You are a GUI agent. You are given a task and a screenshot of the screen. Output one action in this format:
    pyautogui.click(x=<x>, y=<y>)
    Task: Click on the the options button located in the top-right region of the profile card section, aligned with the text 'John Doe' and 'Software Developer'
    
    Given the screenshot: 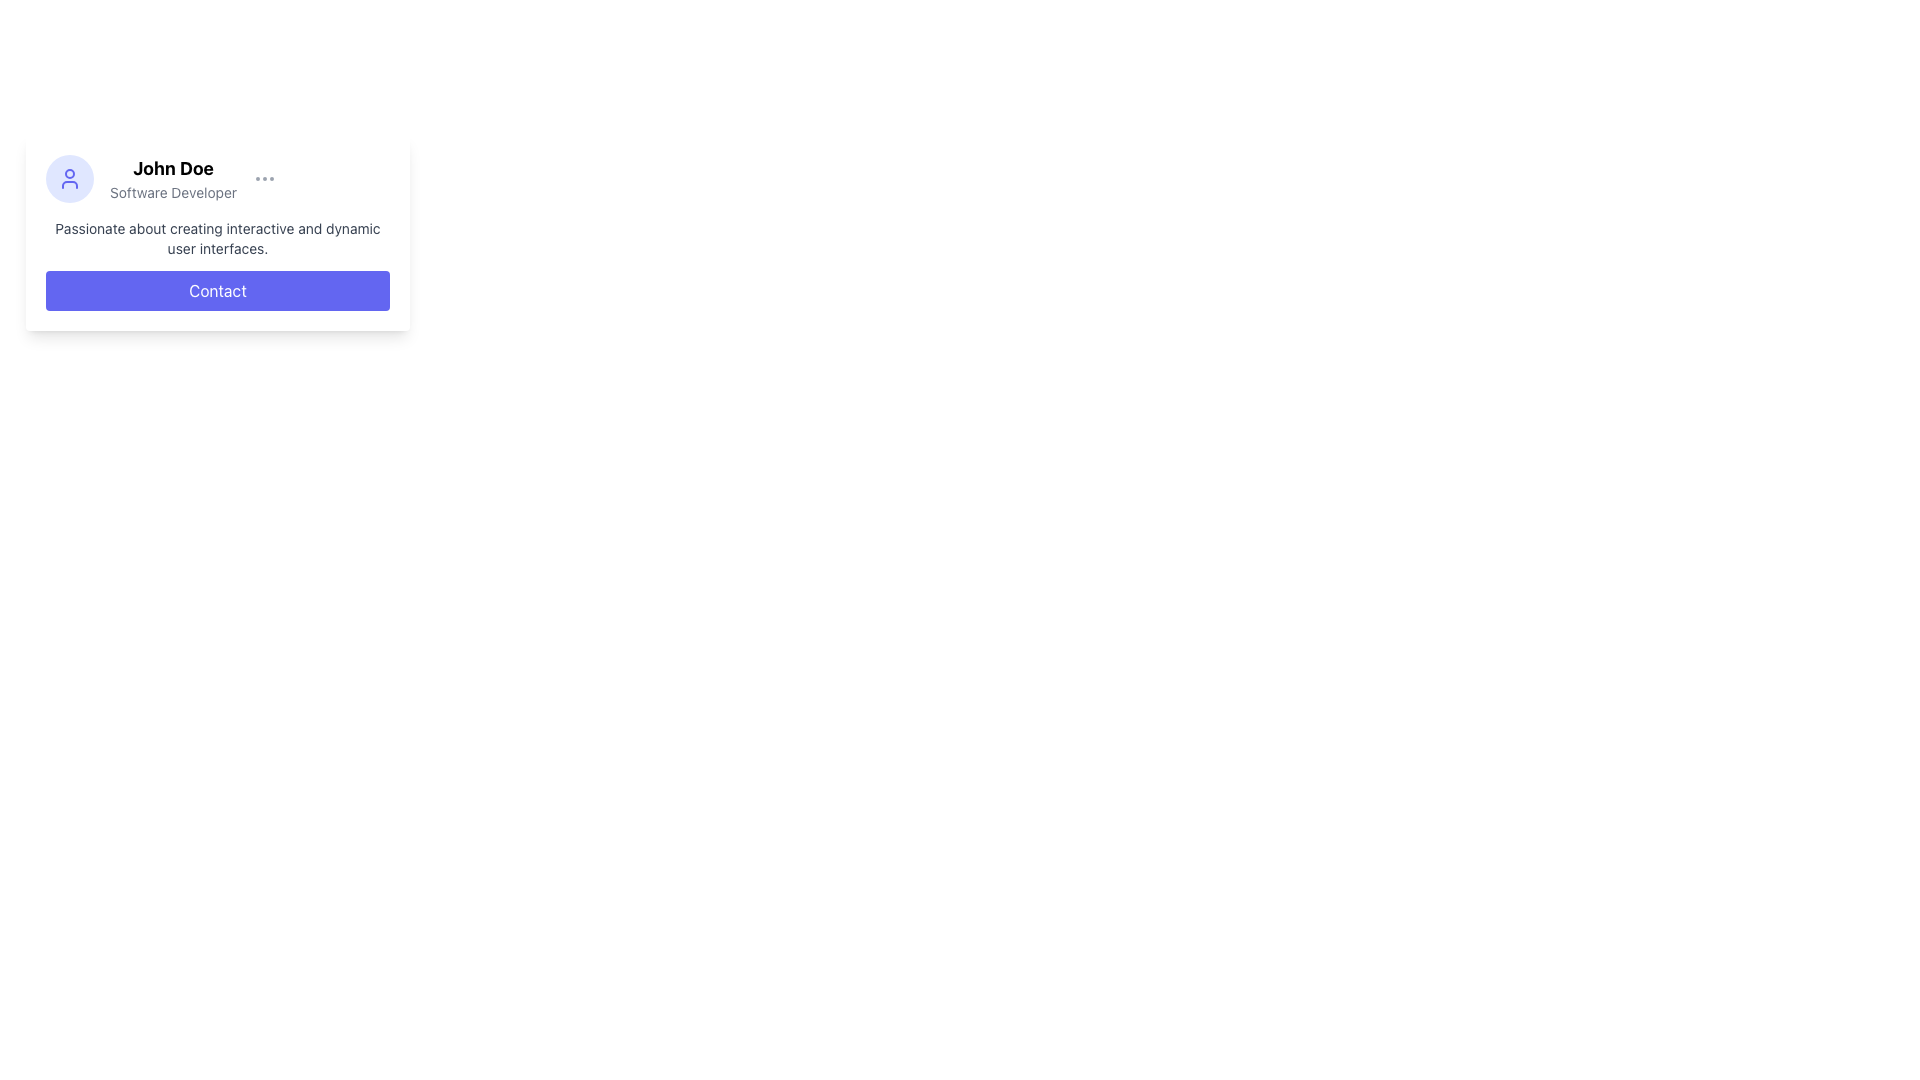 What is the action you would take?
    pyautogui.click(x=264, y=177)
    